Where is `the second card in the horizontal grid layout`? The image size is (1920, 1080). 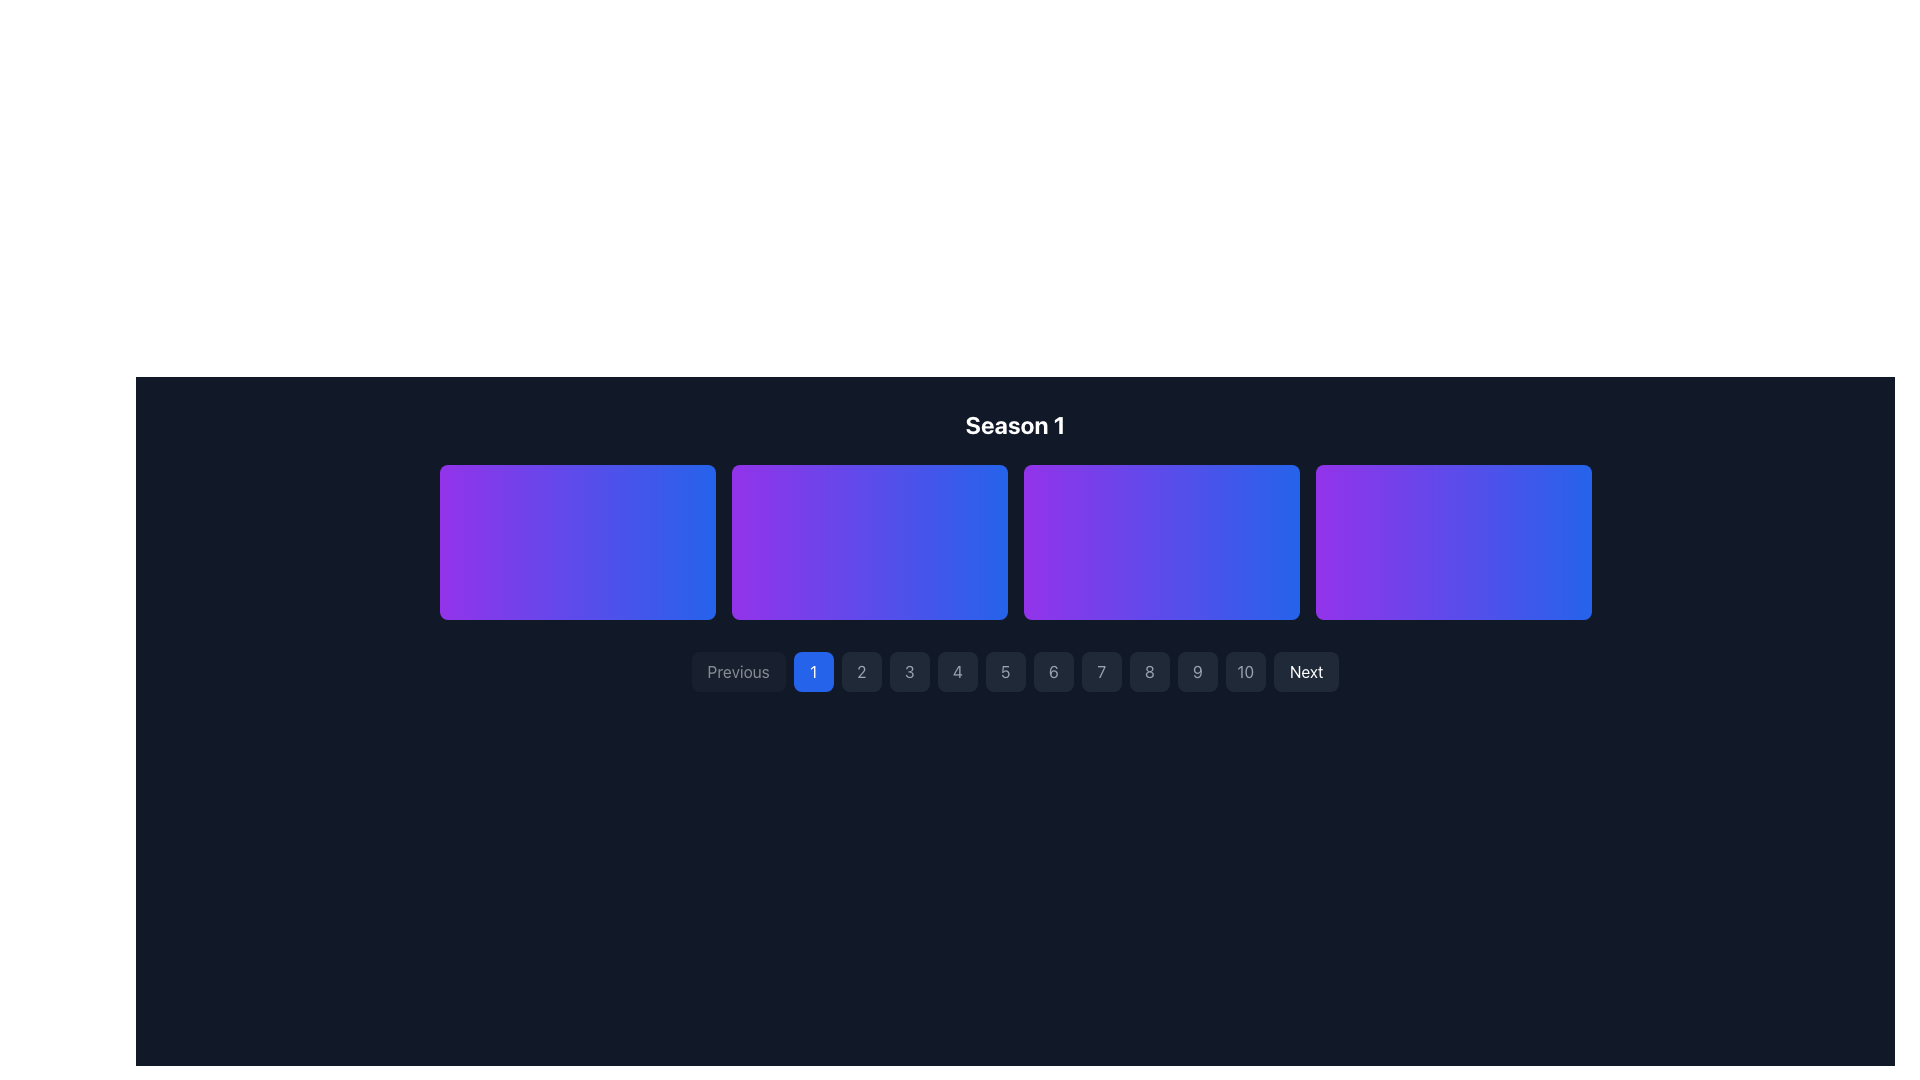
the second card in the horizontal grid layout is located at coordinates (869, 542).